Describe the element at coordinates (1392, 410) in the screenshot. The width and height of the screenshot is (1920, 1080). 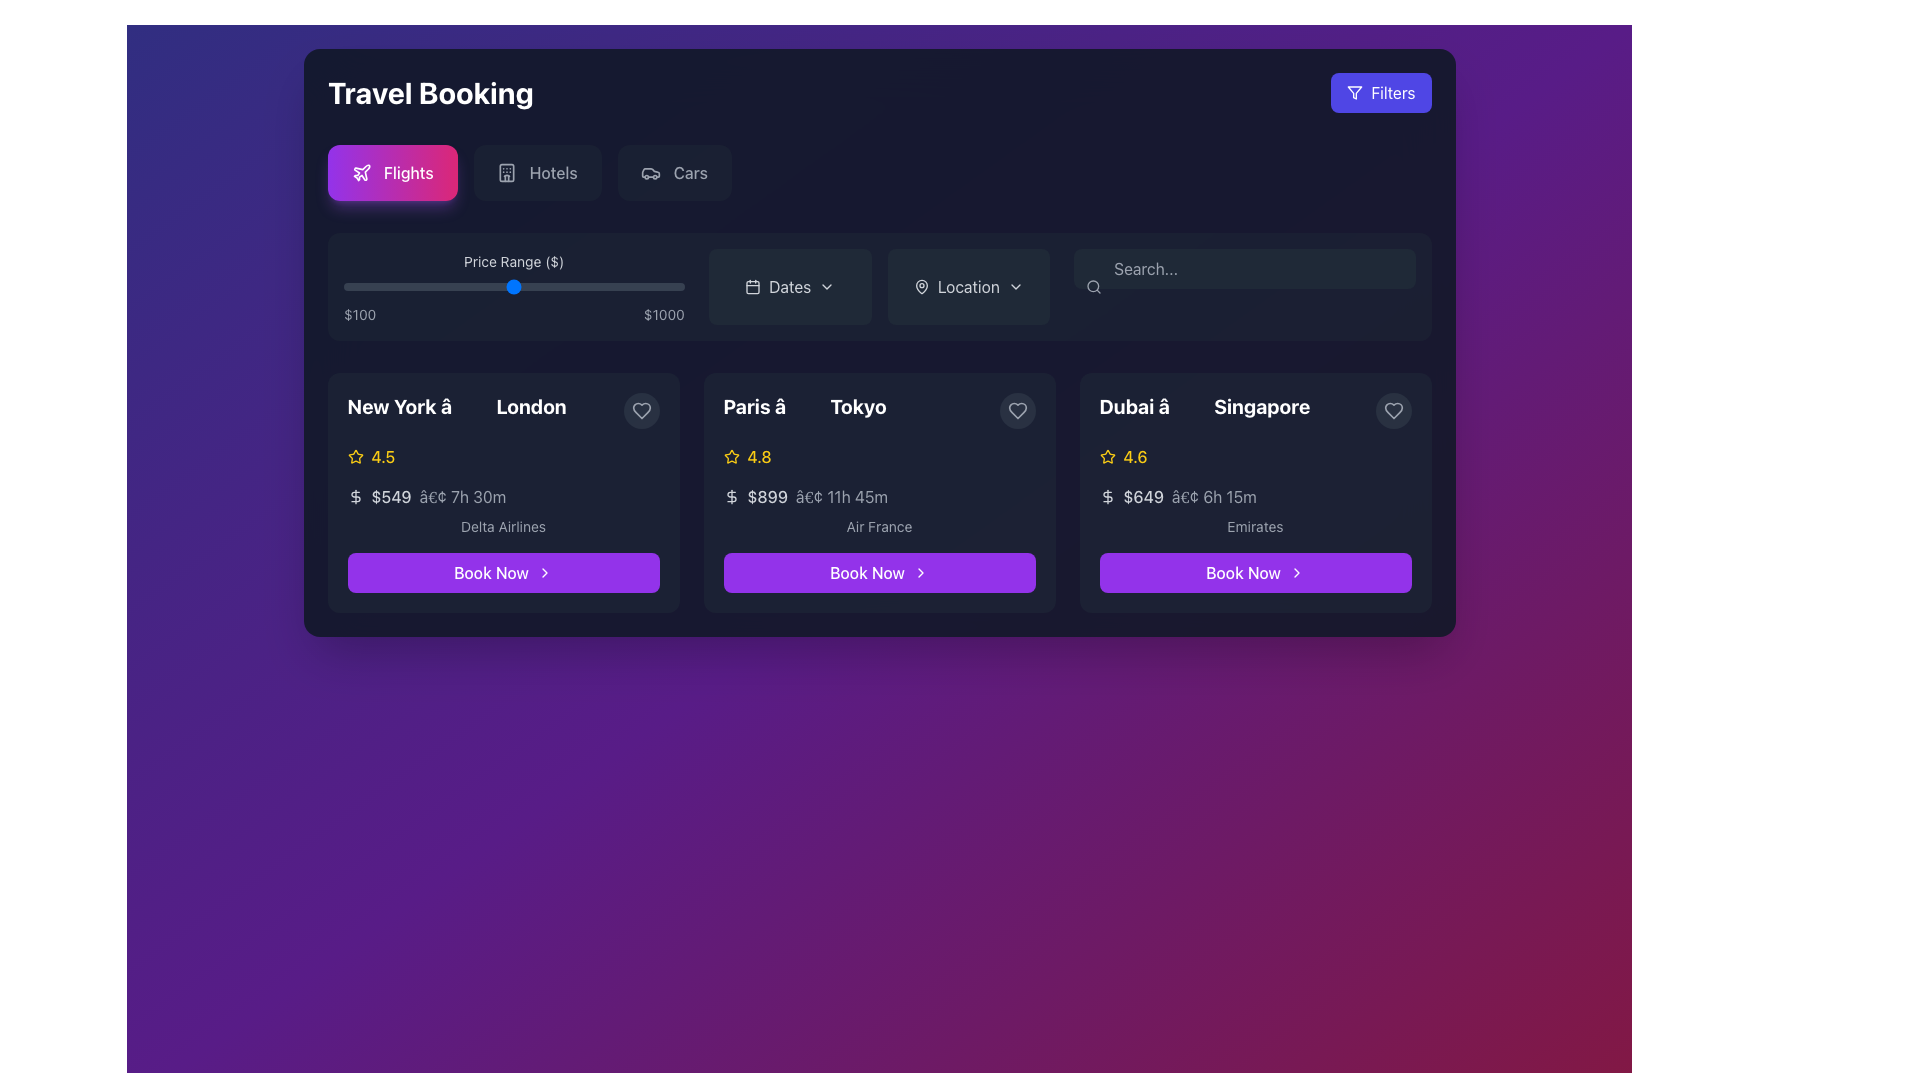
I see `the heart-shaped interactive icon located in the top-right corner of the travel details card for the route 'Dubai â€¦ Singapore' to mark it as a favorite` at that location.